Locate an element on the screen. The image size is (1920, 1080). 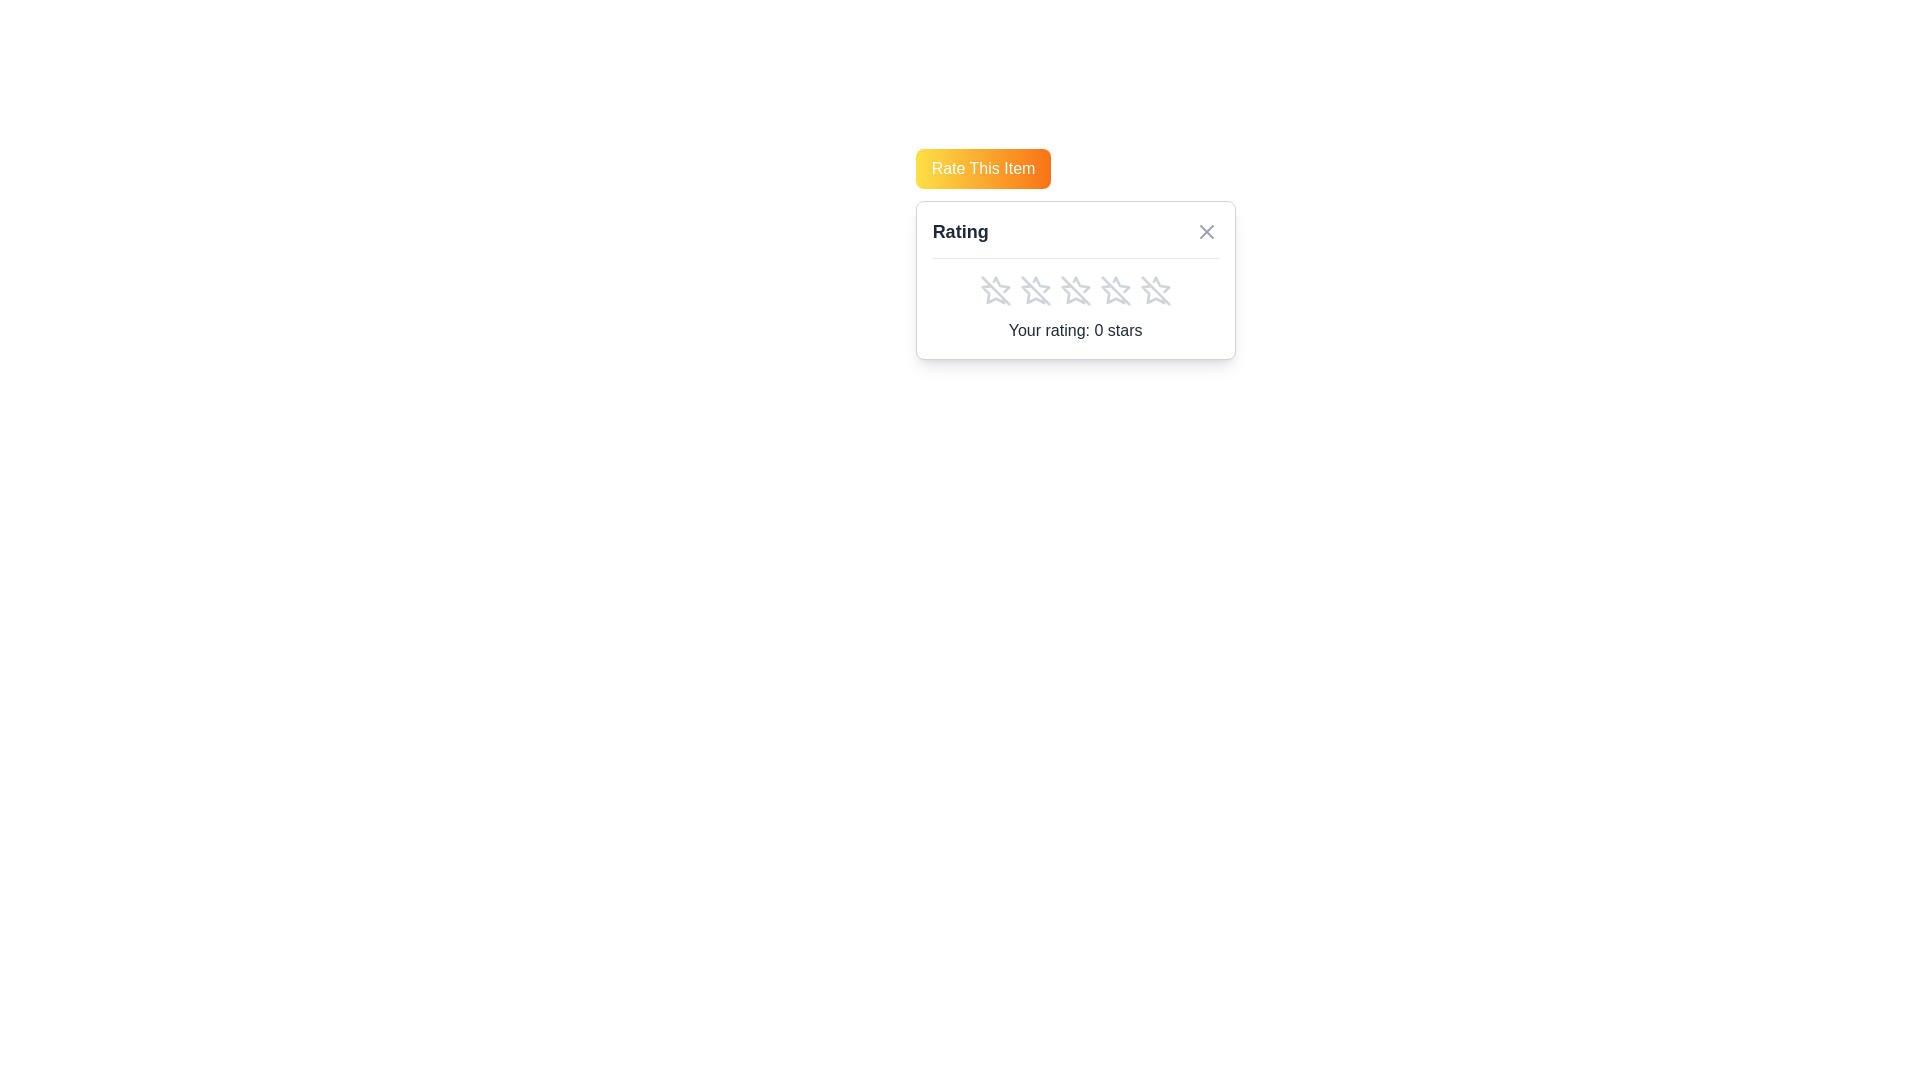
the first rating star icon, which is a grayed-out star located in a modal window below the title 'Rating' is located at coordinates (995, 290).